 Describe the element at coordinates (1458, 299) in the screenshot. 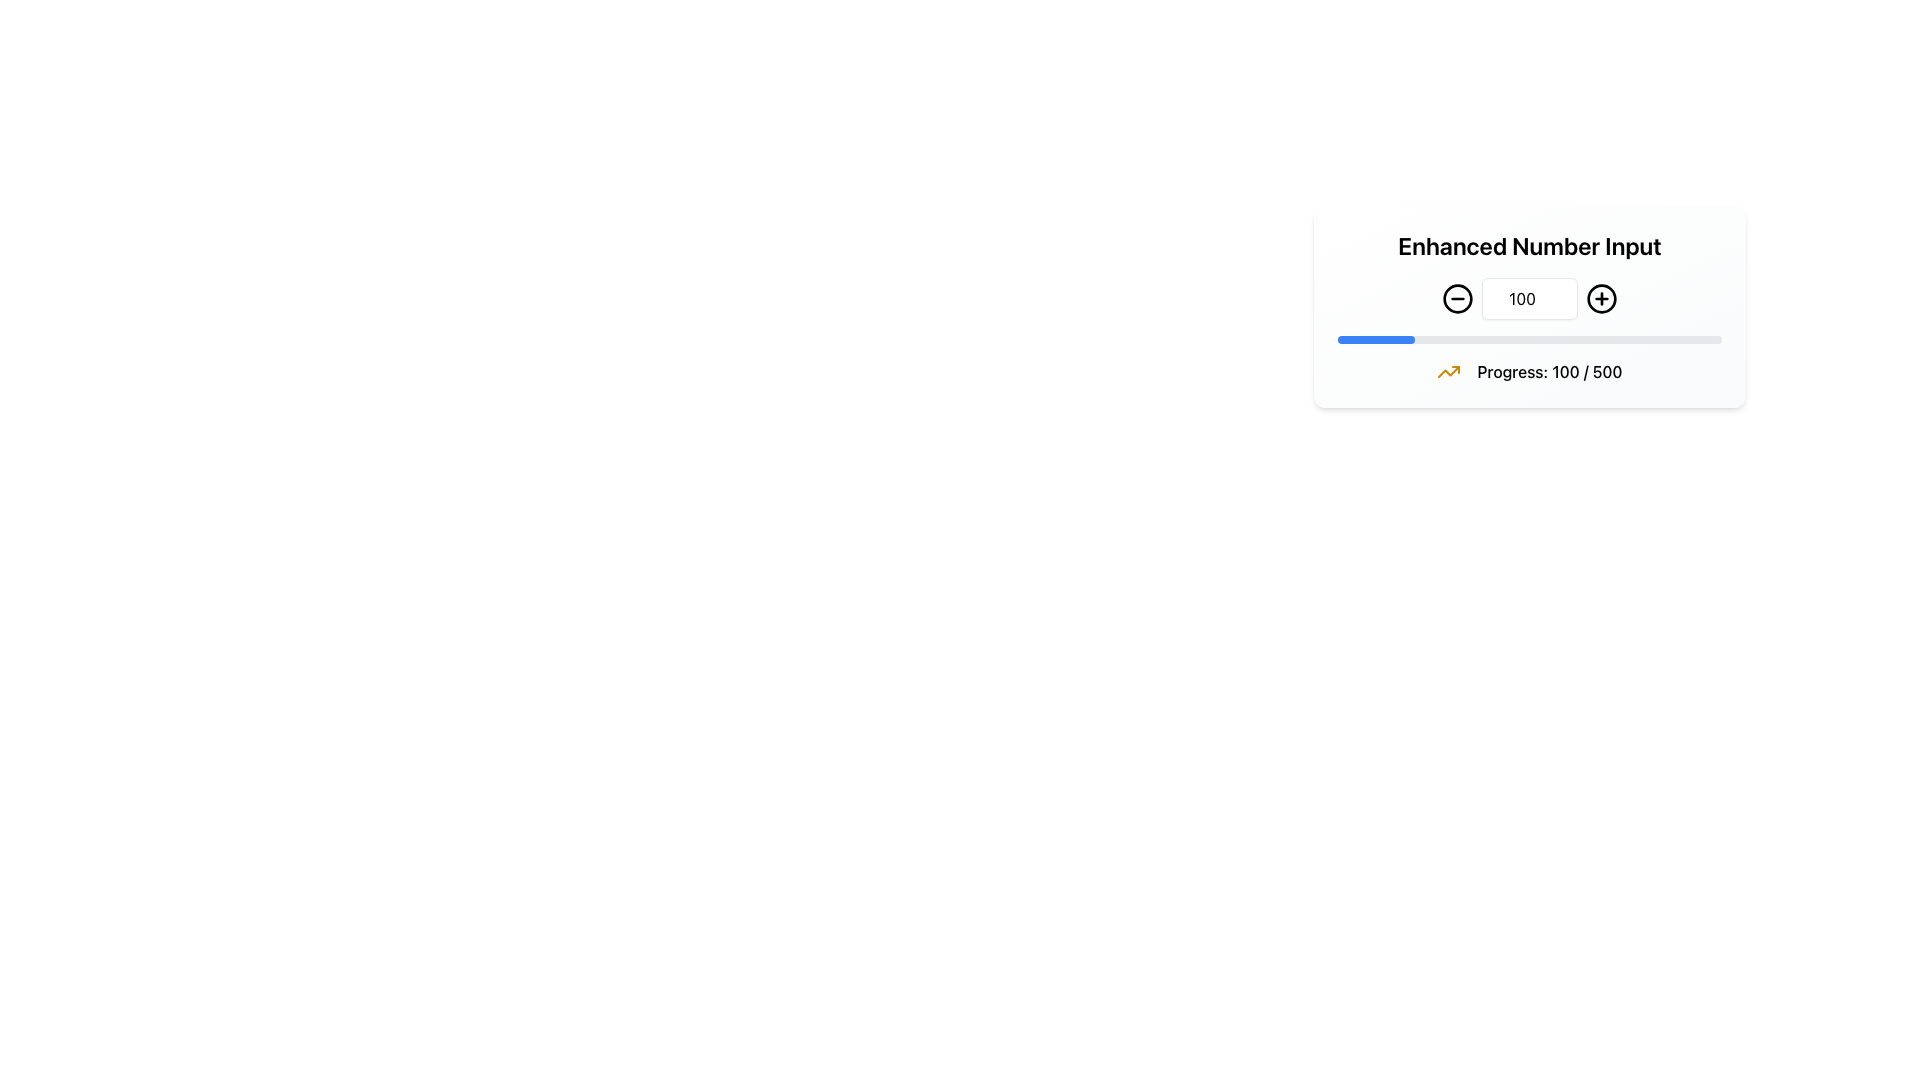

I see `the circular minus icon located in the top-left section of the 'Enhanced Number Input' widget to decrement the number` at that location.